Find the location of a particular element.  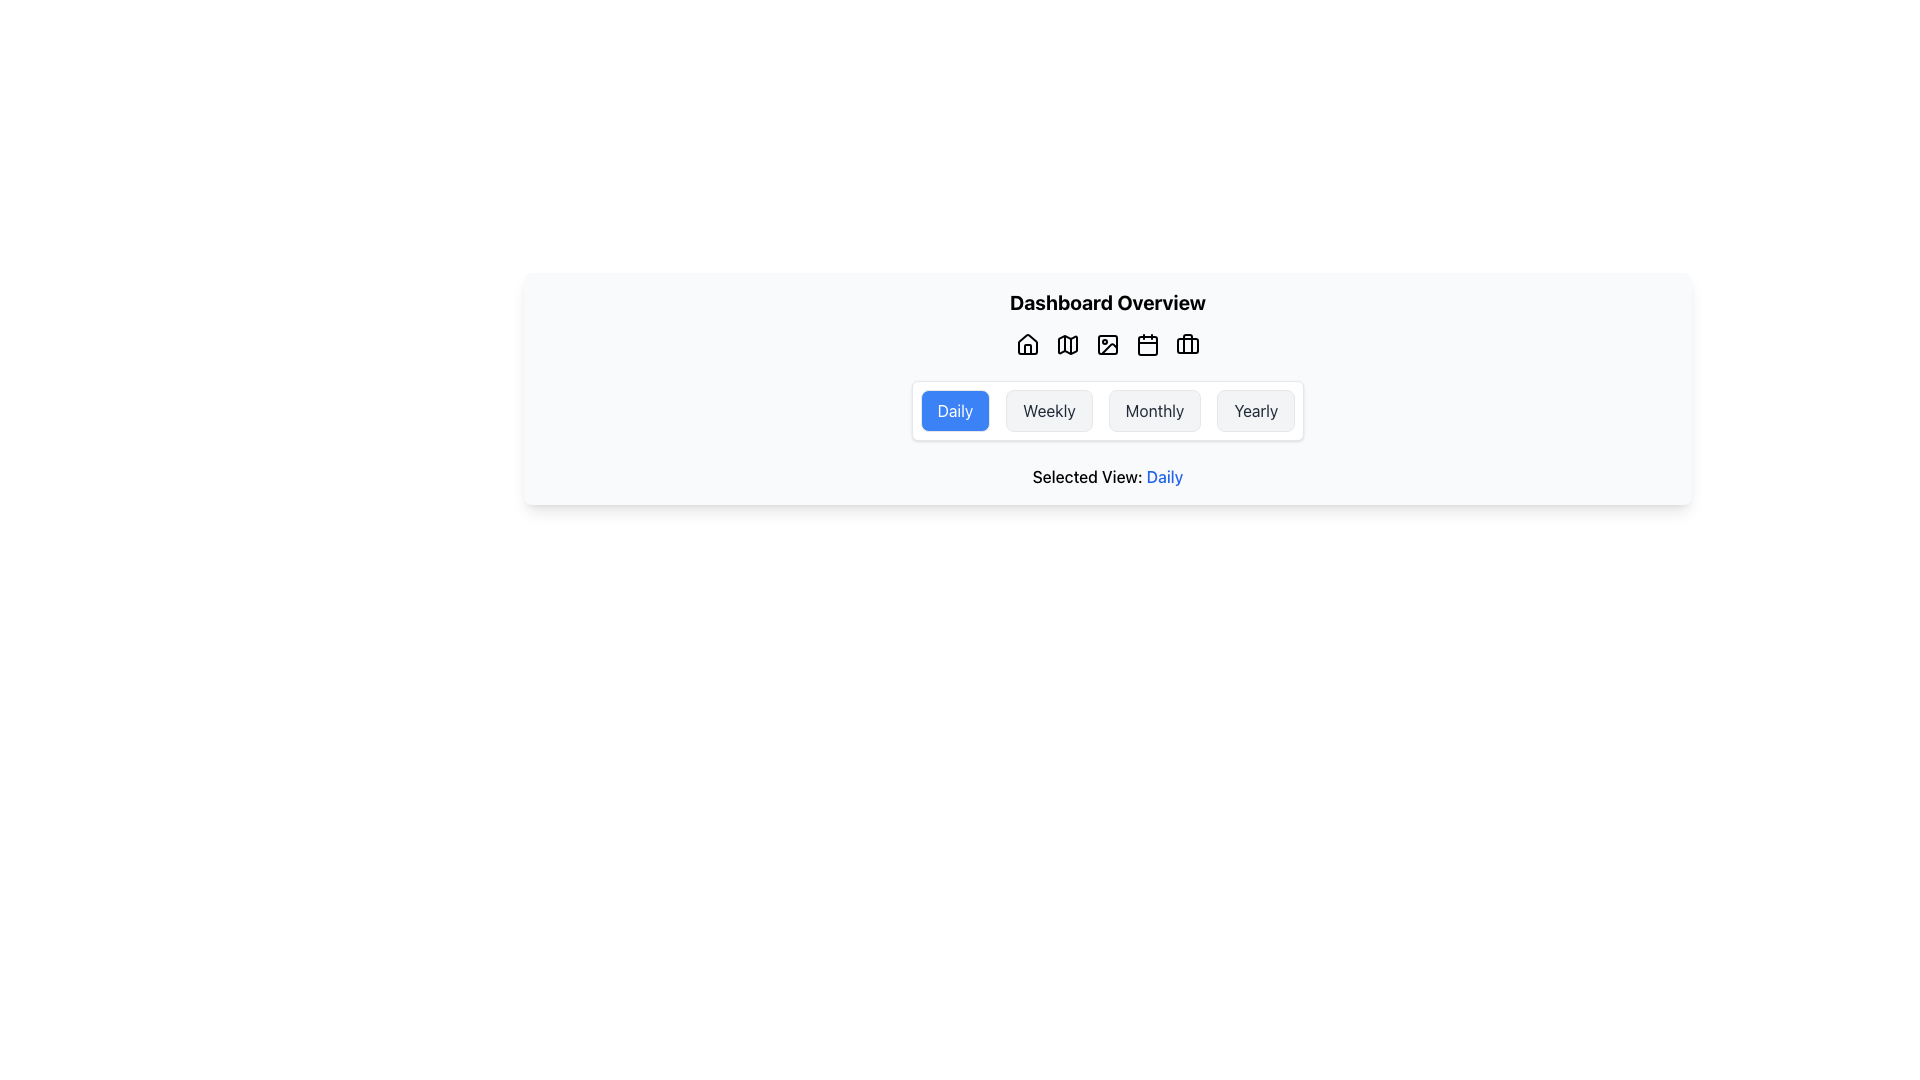

the third button in the horizontal row of icon buttons located beneath the 'Dashboard Overview' title is located at coordinates (1107, 343).